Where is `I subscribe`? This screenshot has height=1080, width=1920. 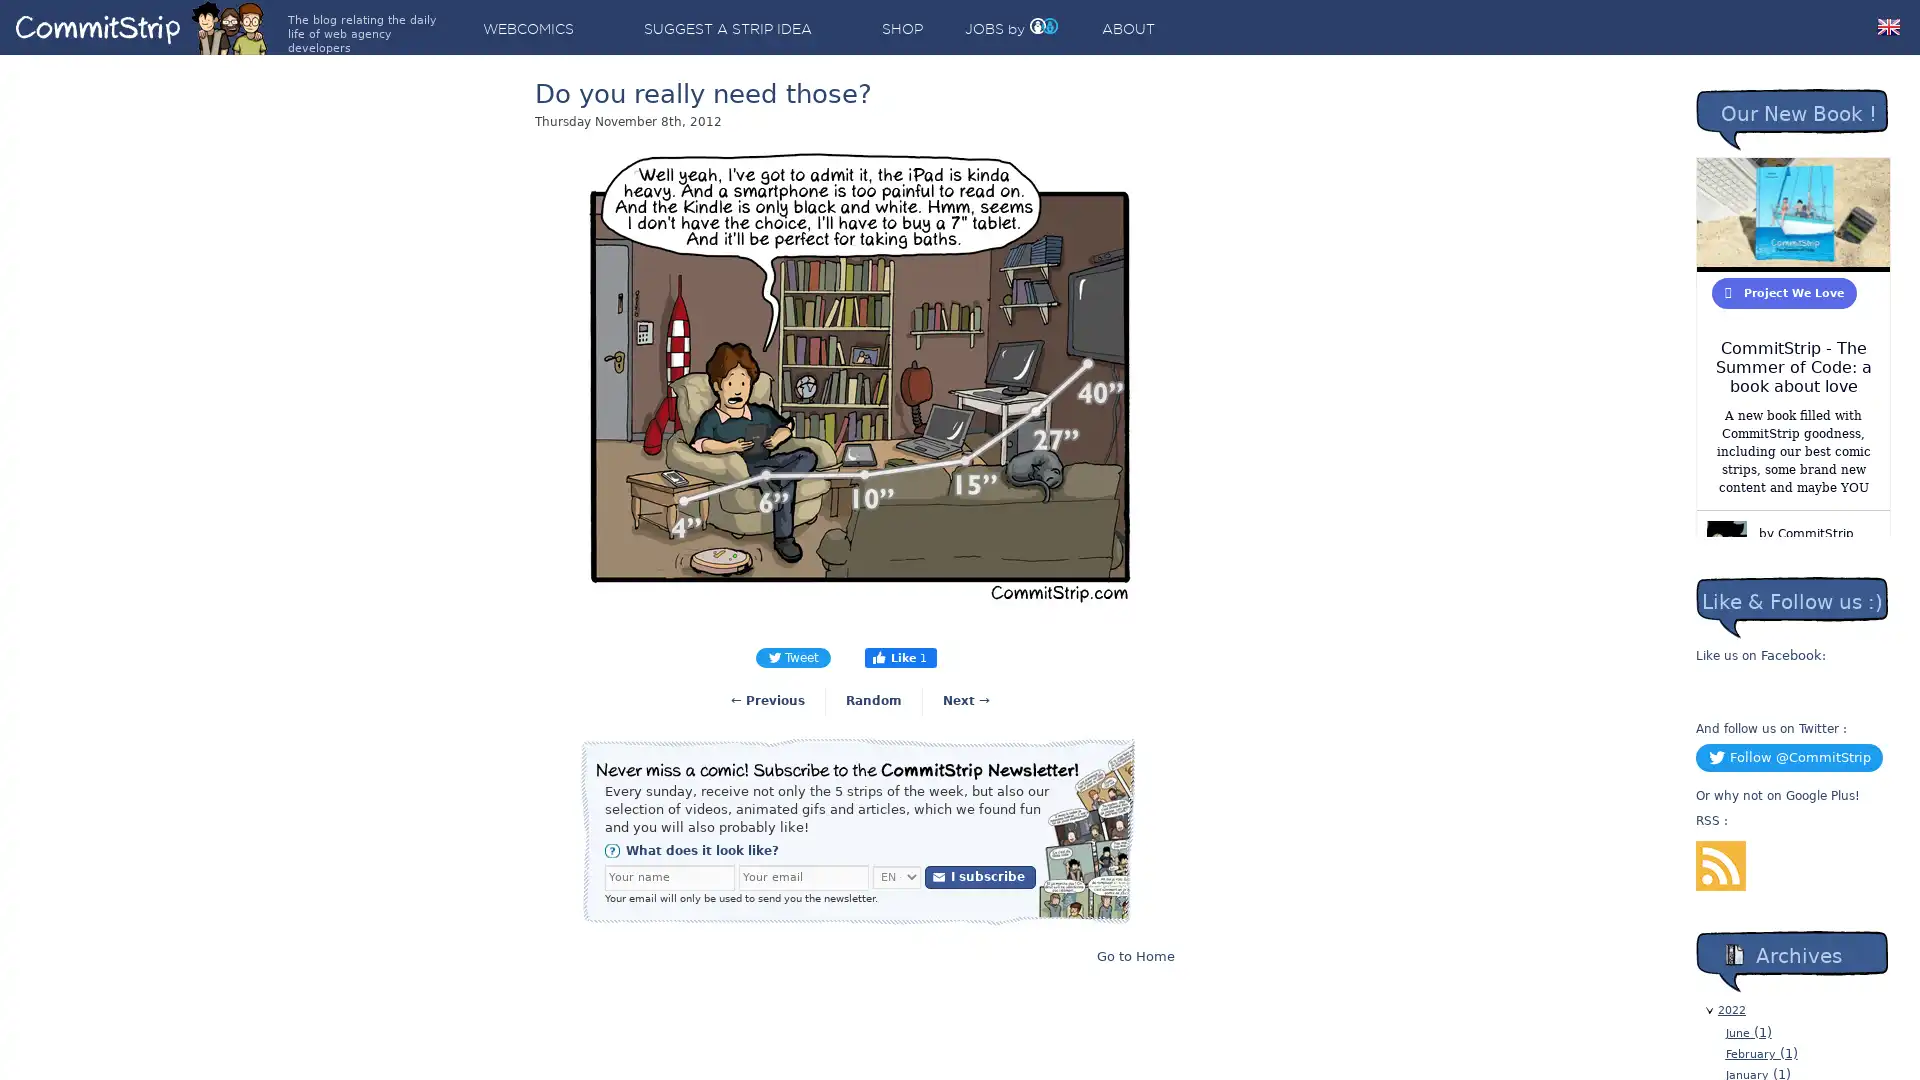 I subscribe is located at coordinates (980, 875).